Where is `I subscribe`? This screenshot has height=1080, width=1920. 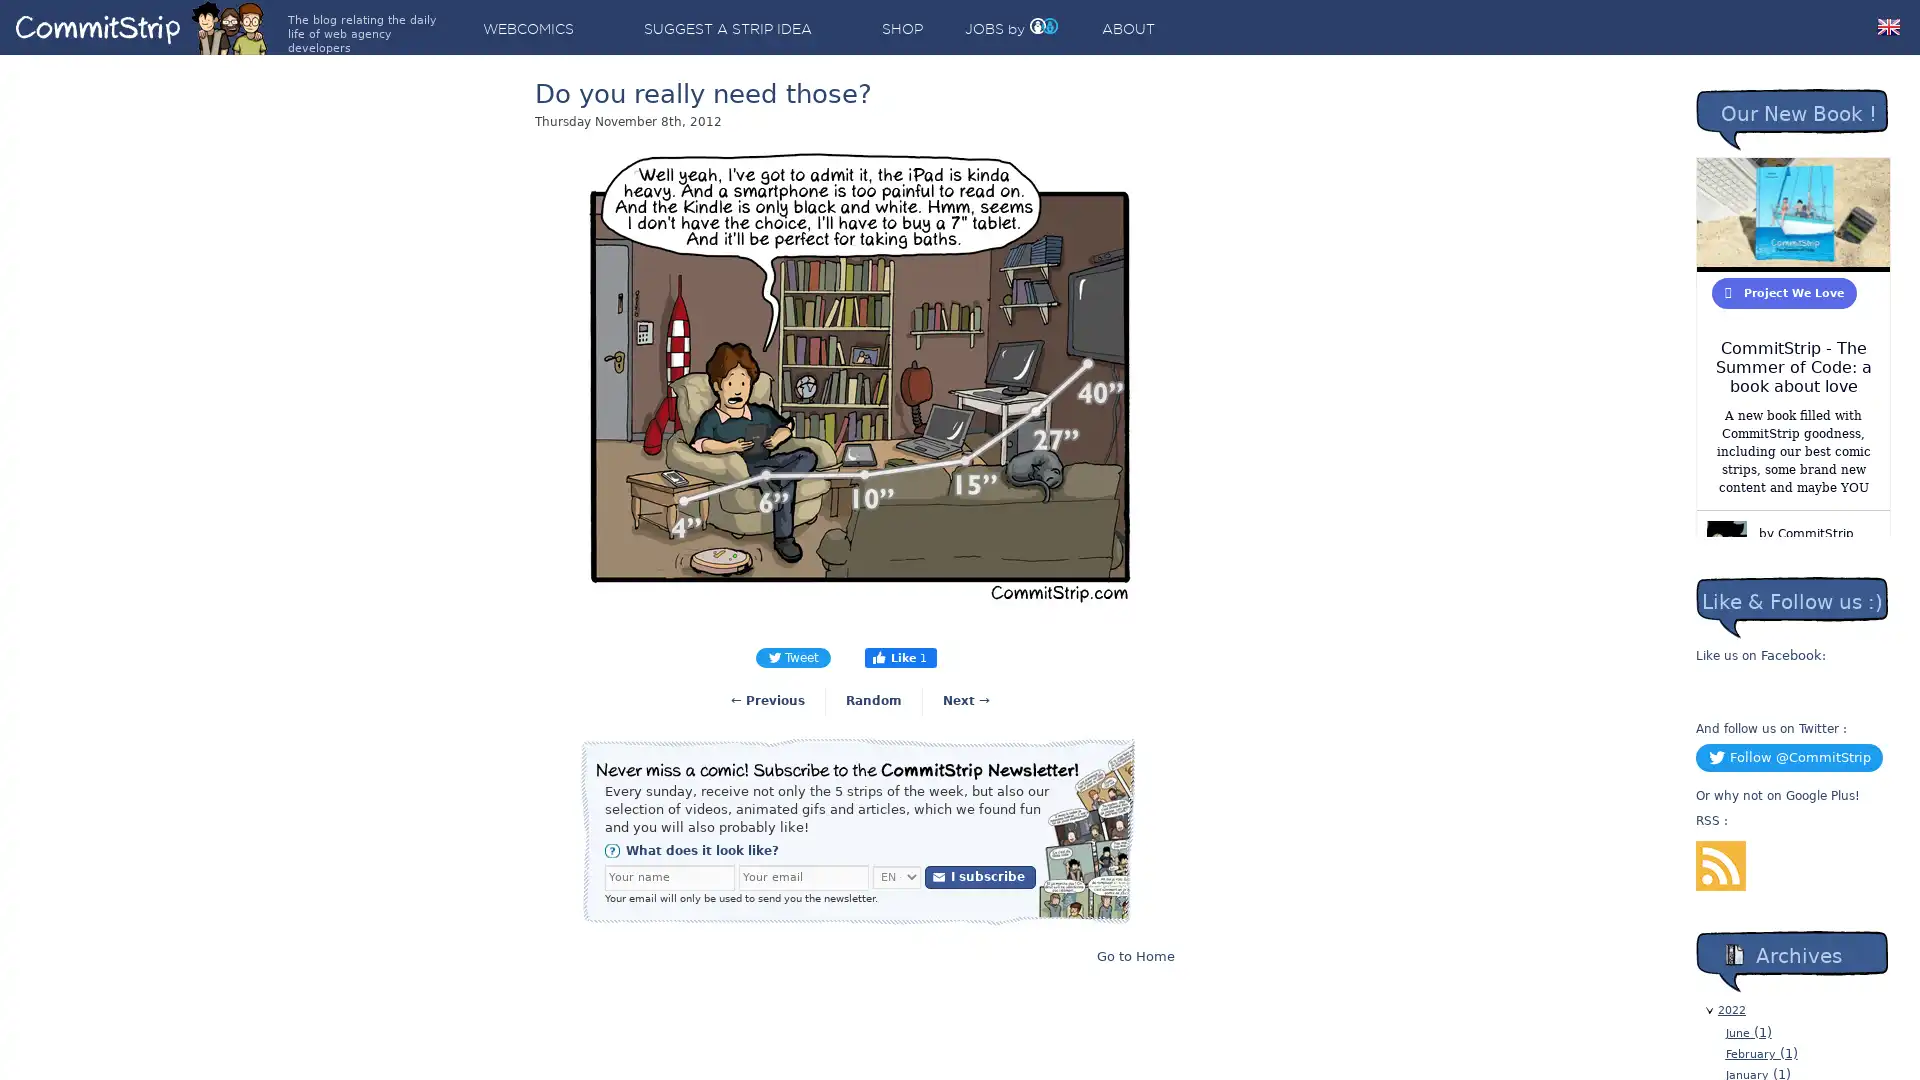 I subscribe is located at coordinates (980, 875).